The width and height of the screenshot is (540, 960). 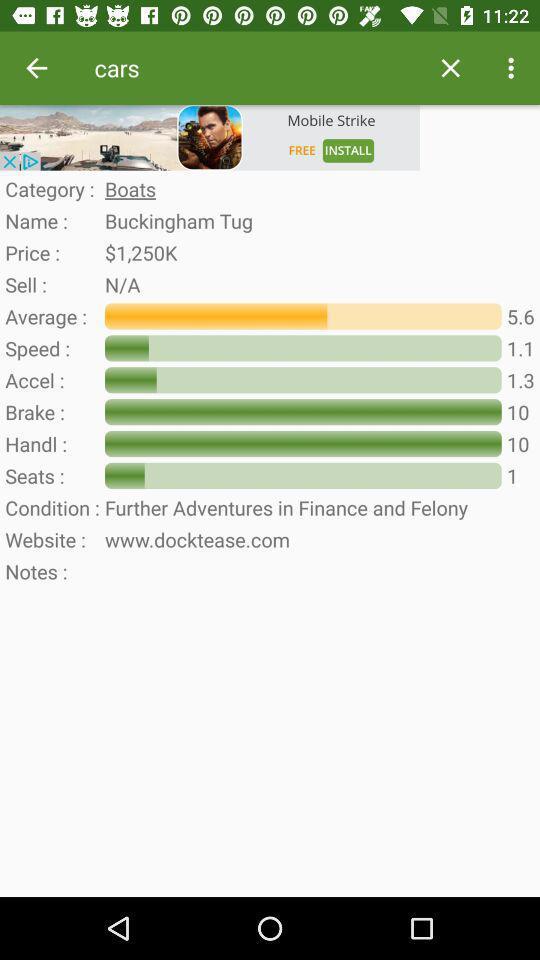 I want to click on advertisement bar, so click(x=209, y=136).